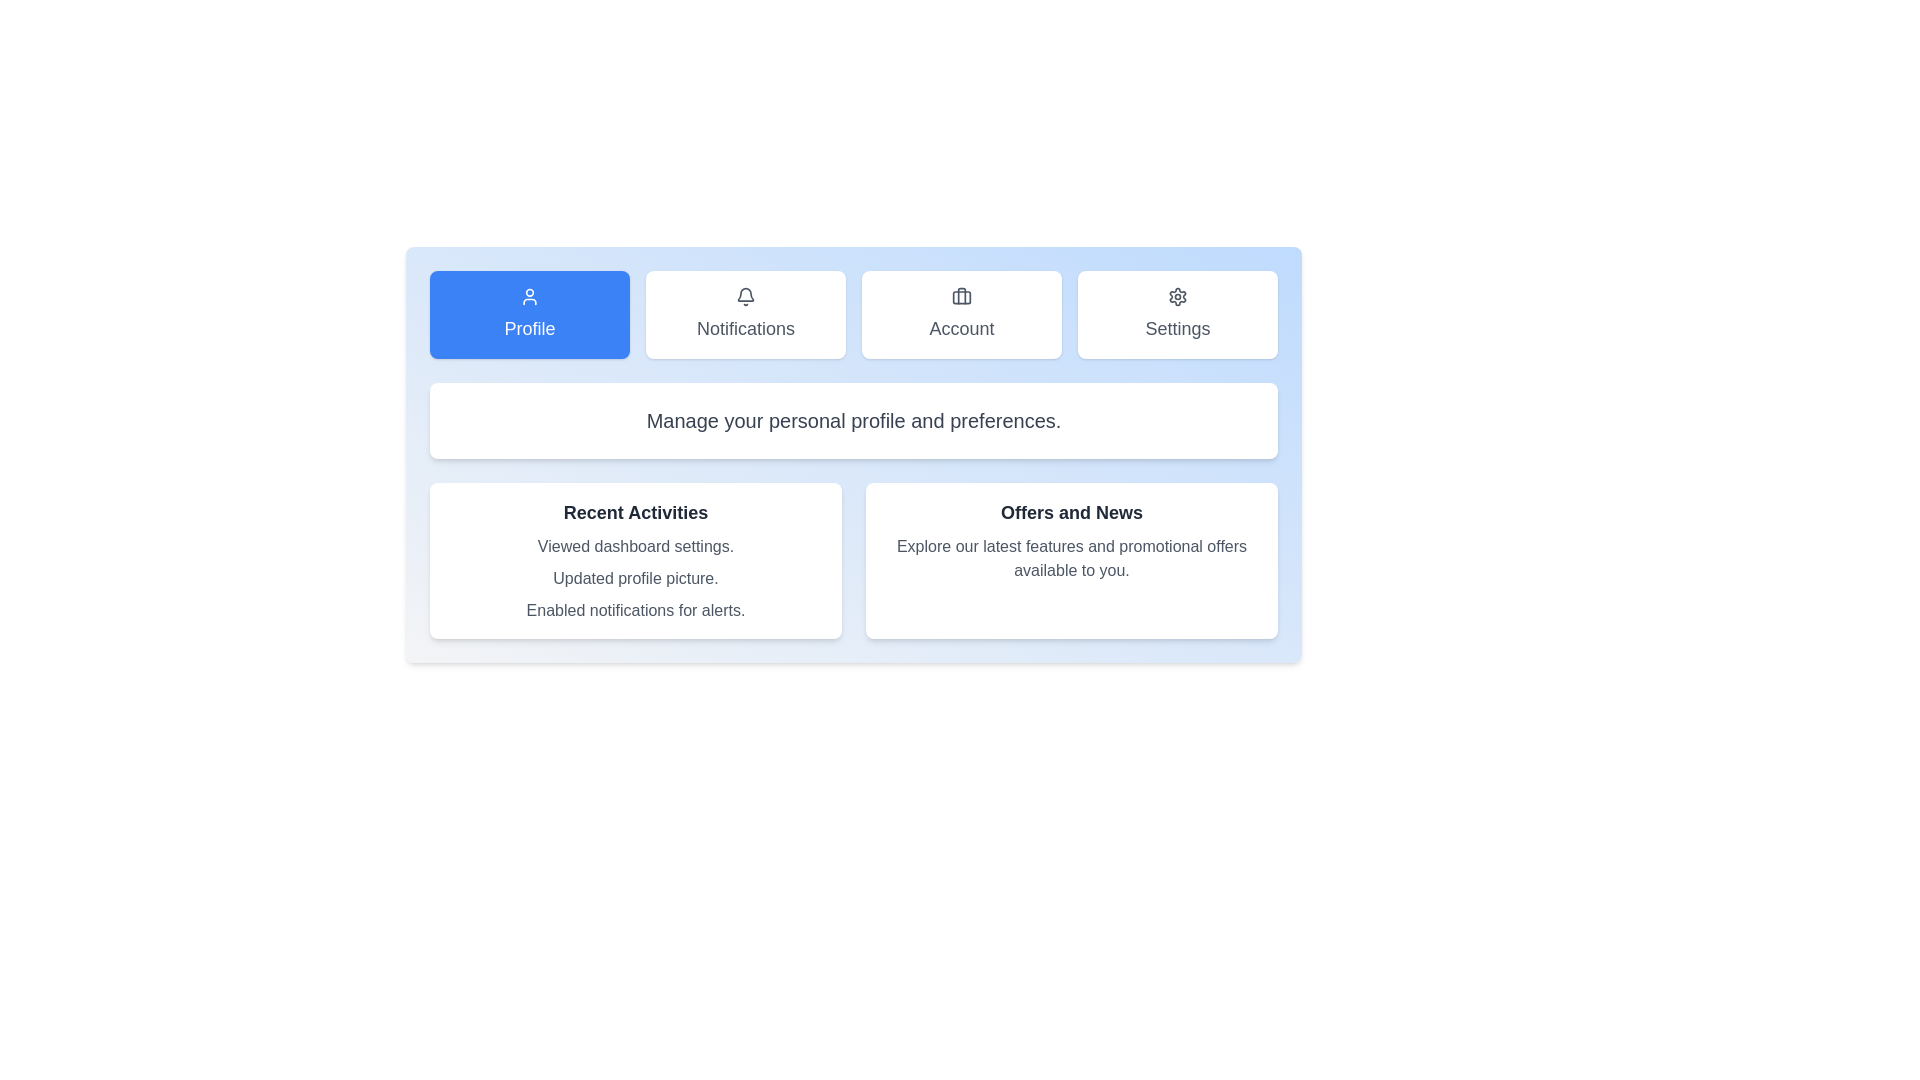  I want to click on the rectangular blue button with rounded corners labeled 'Profile', located at the top left of the button group, so click(529, 315).